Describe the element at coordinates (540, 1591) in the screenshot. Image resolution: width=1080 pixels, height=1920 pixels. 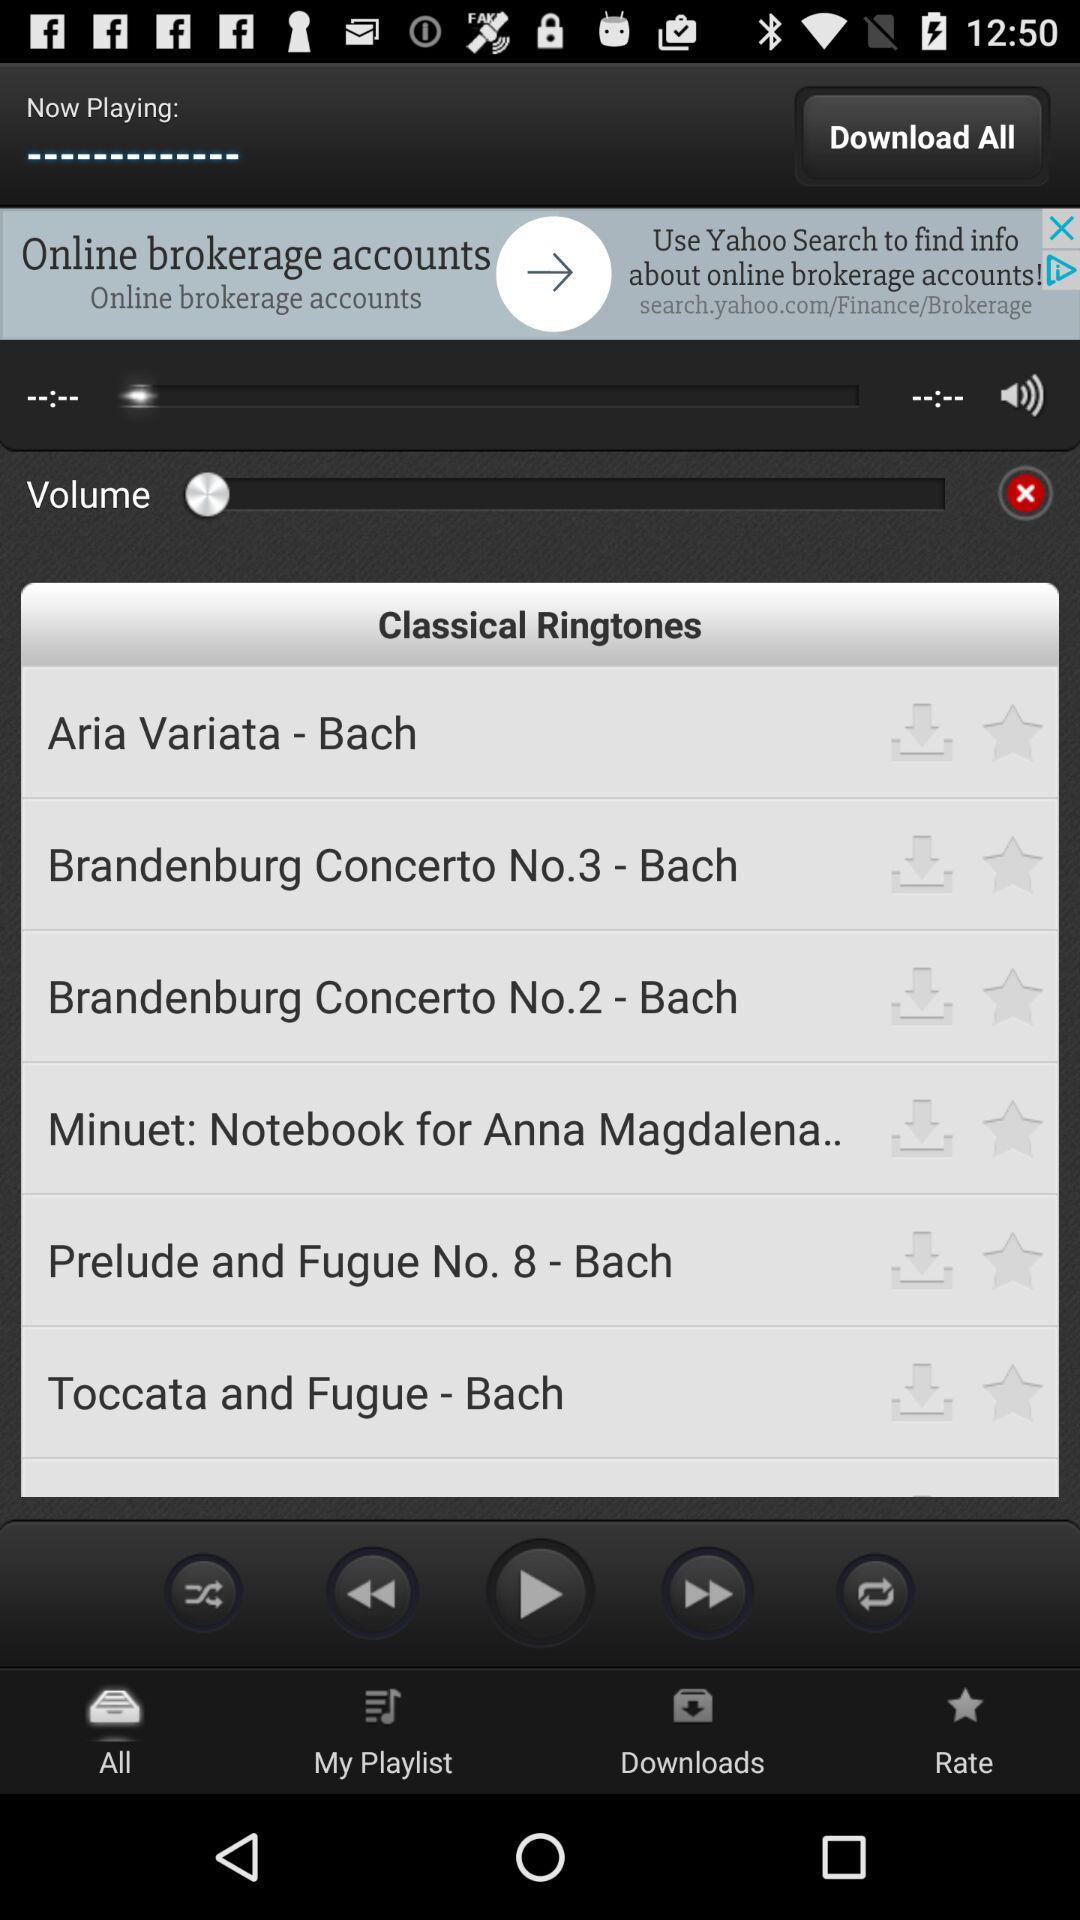
I see `play` at that location.